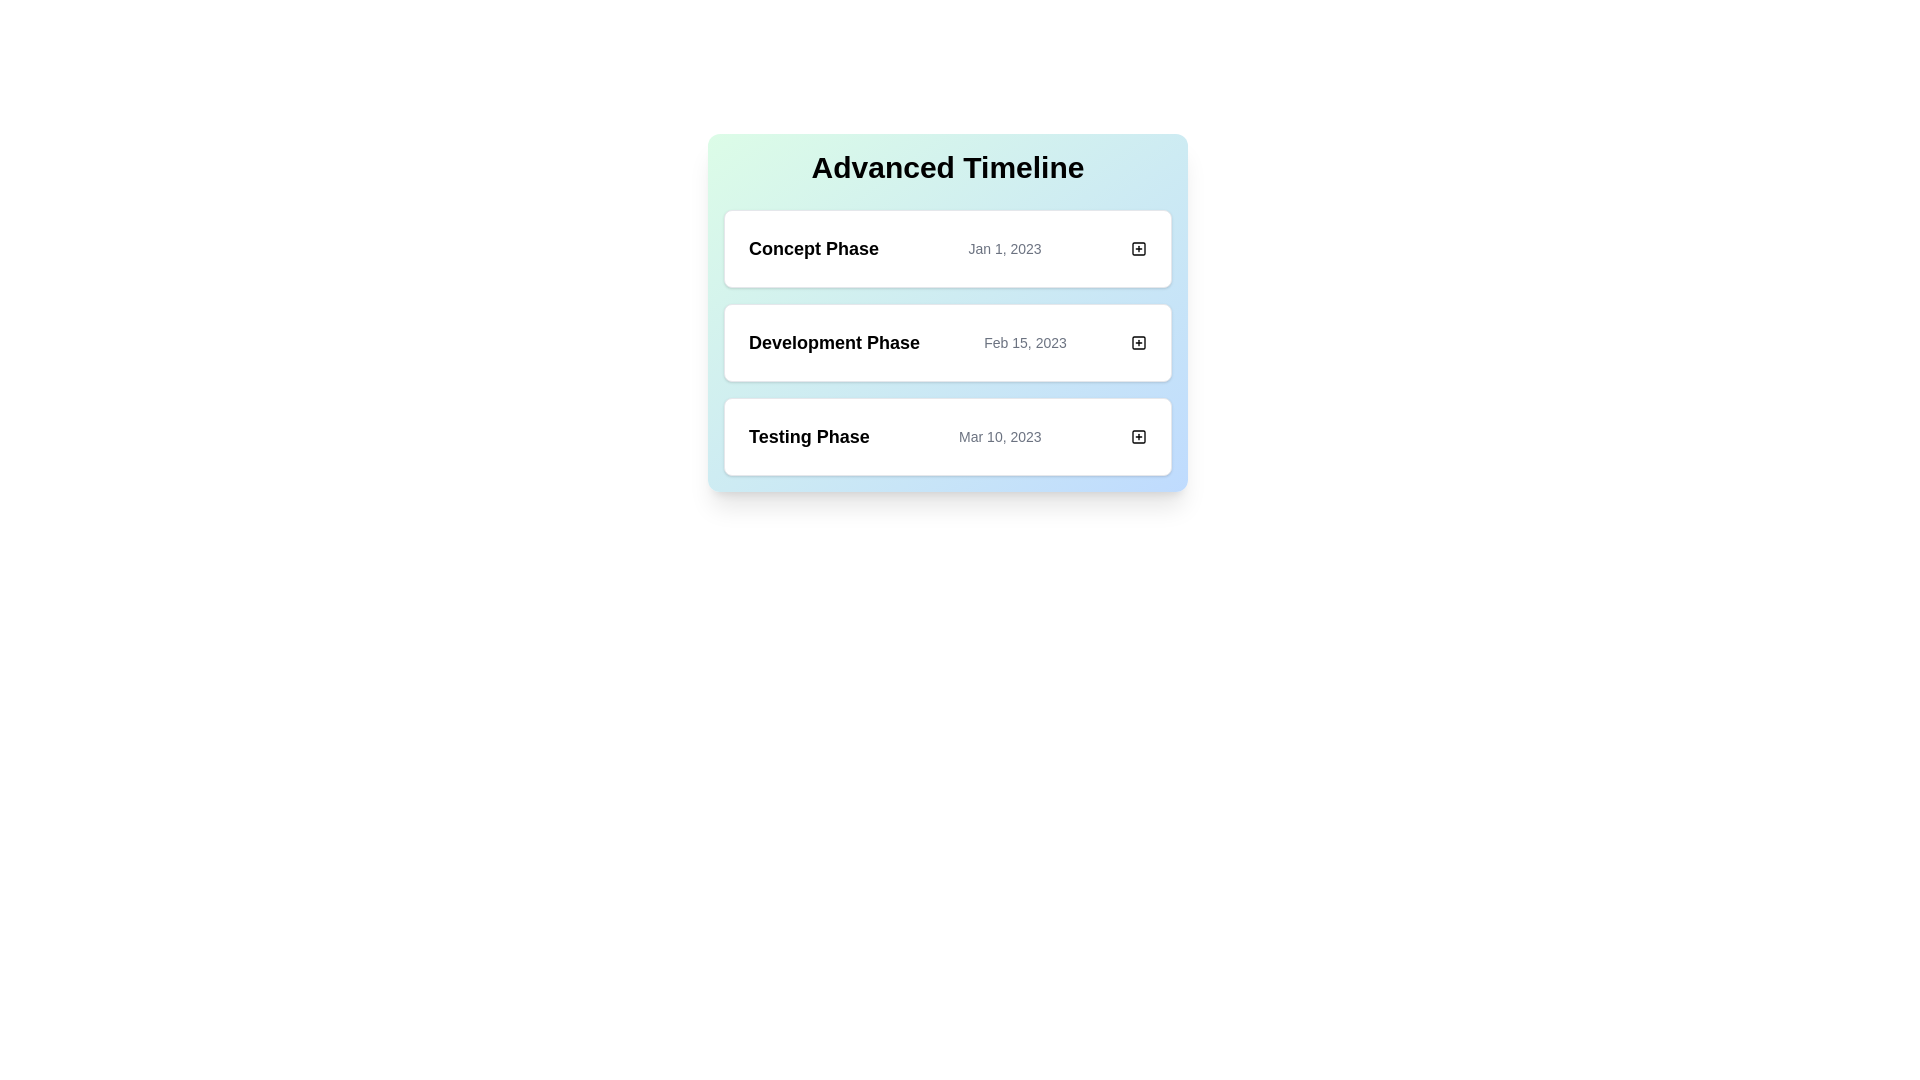 The height and width of the screenshot is (1080, 1920). What do you see at coordinates (1138, 248) in the screenshot?
I see `the action button icon located at the far right of the 'Concept Phase Jan 1, 2023' section` at bounding box center [1138, 248].